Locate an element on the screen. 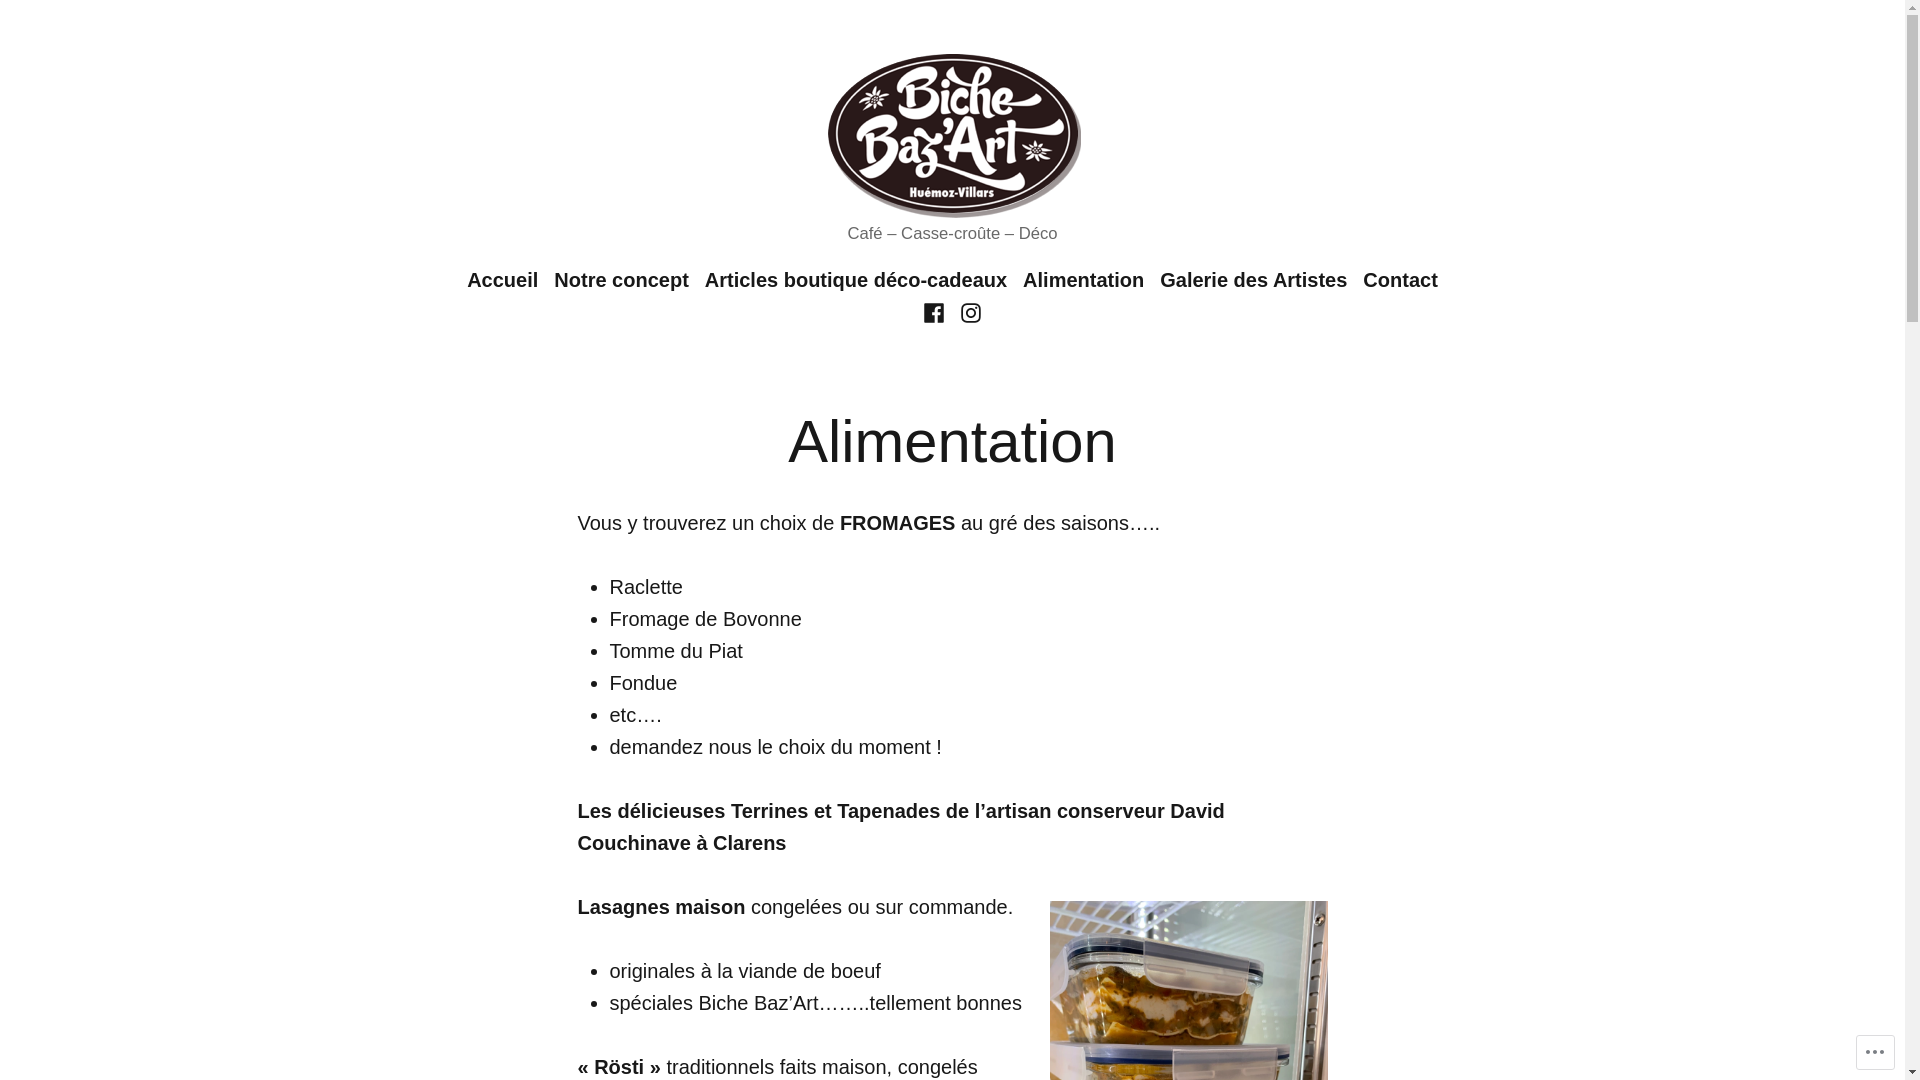  'Galerie des Artistes' is located at coordinates (1252, 279).